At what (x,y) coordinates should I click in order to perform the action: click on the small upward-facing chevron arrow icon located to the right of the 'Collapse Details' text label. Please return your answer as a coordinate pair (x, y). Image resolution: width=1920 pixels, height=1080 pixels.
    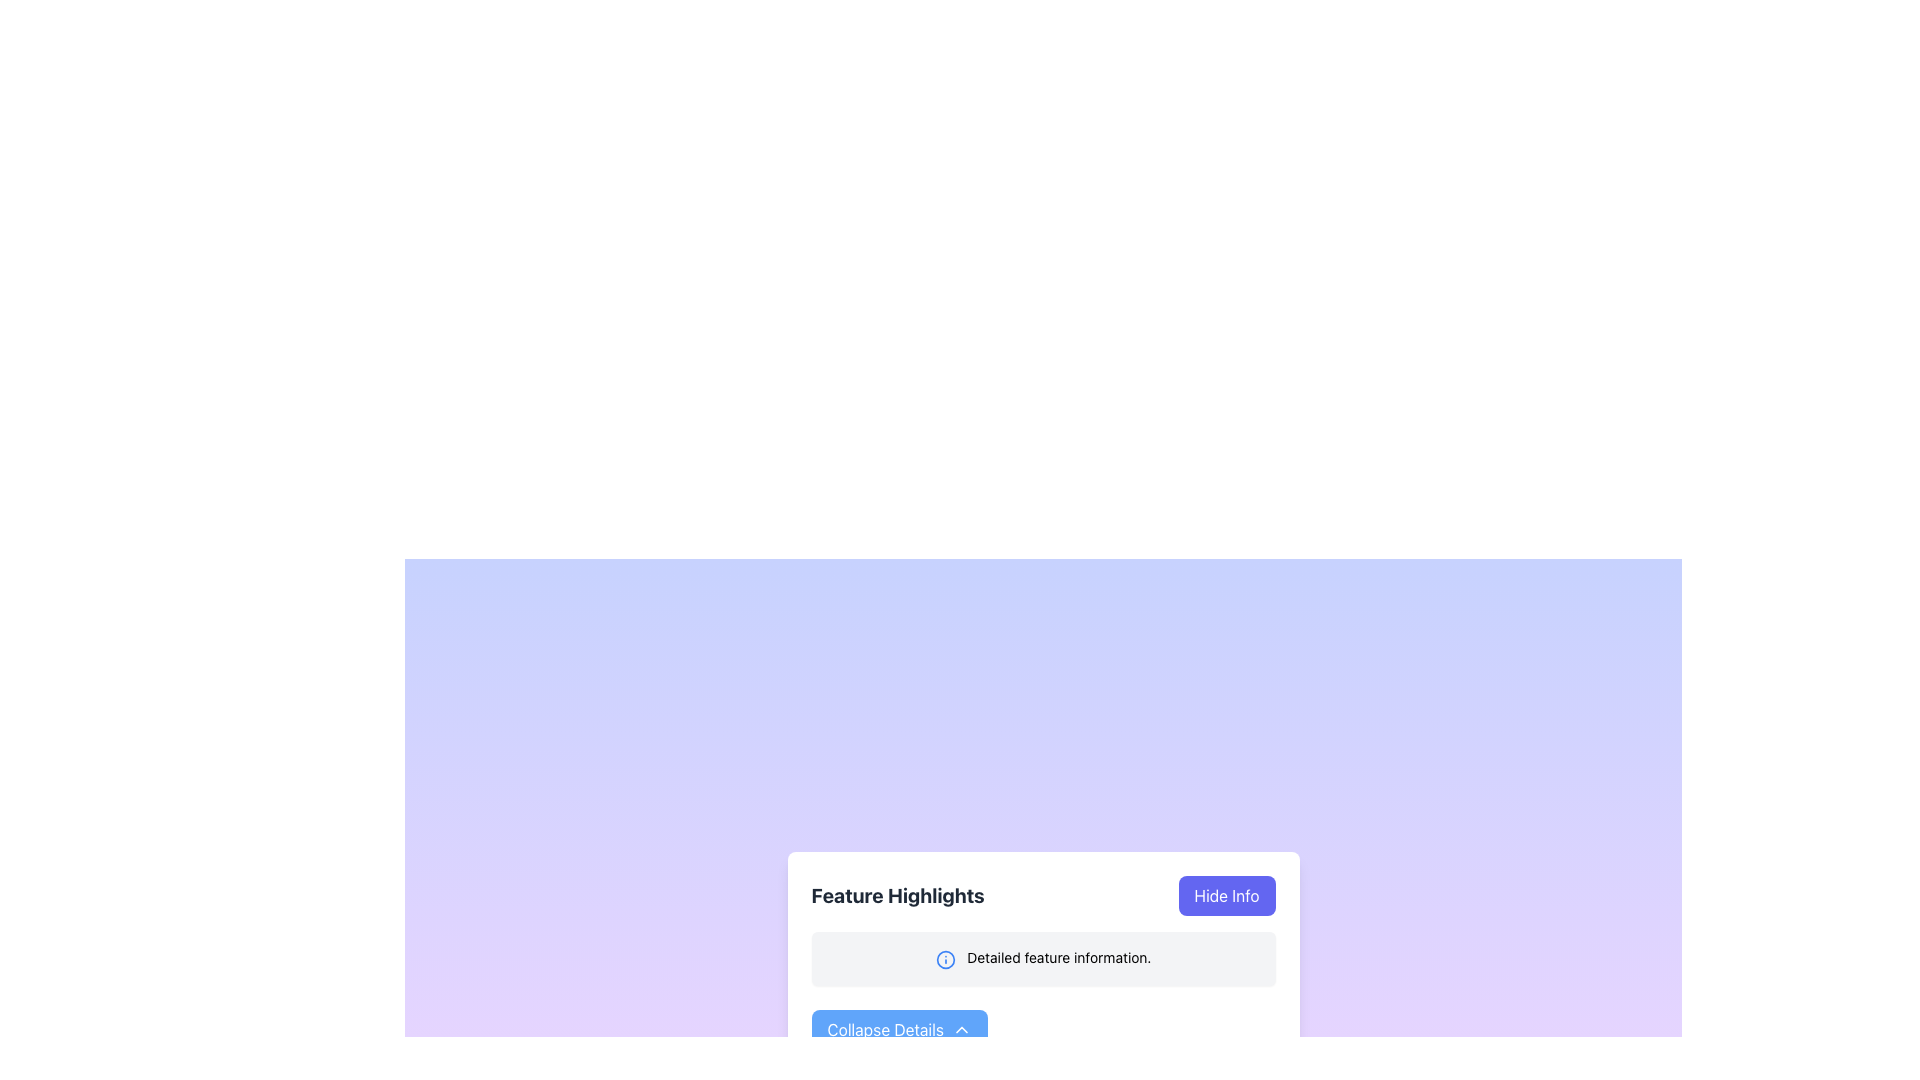
    Looking at the image, I should click on (961, 1029).